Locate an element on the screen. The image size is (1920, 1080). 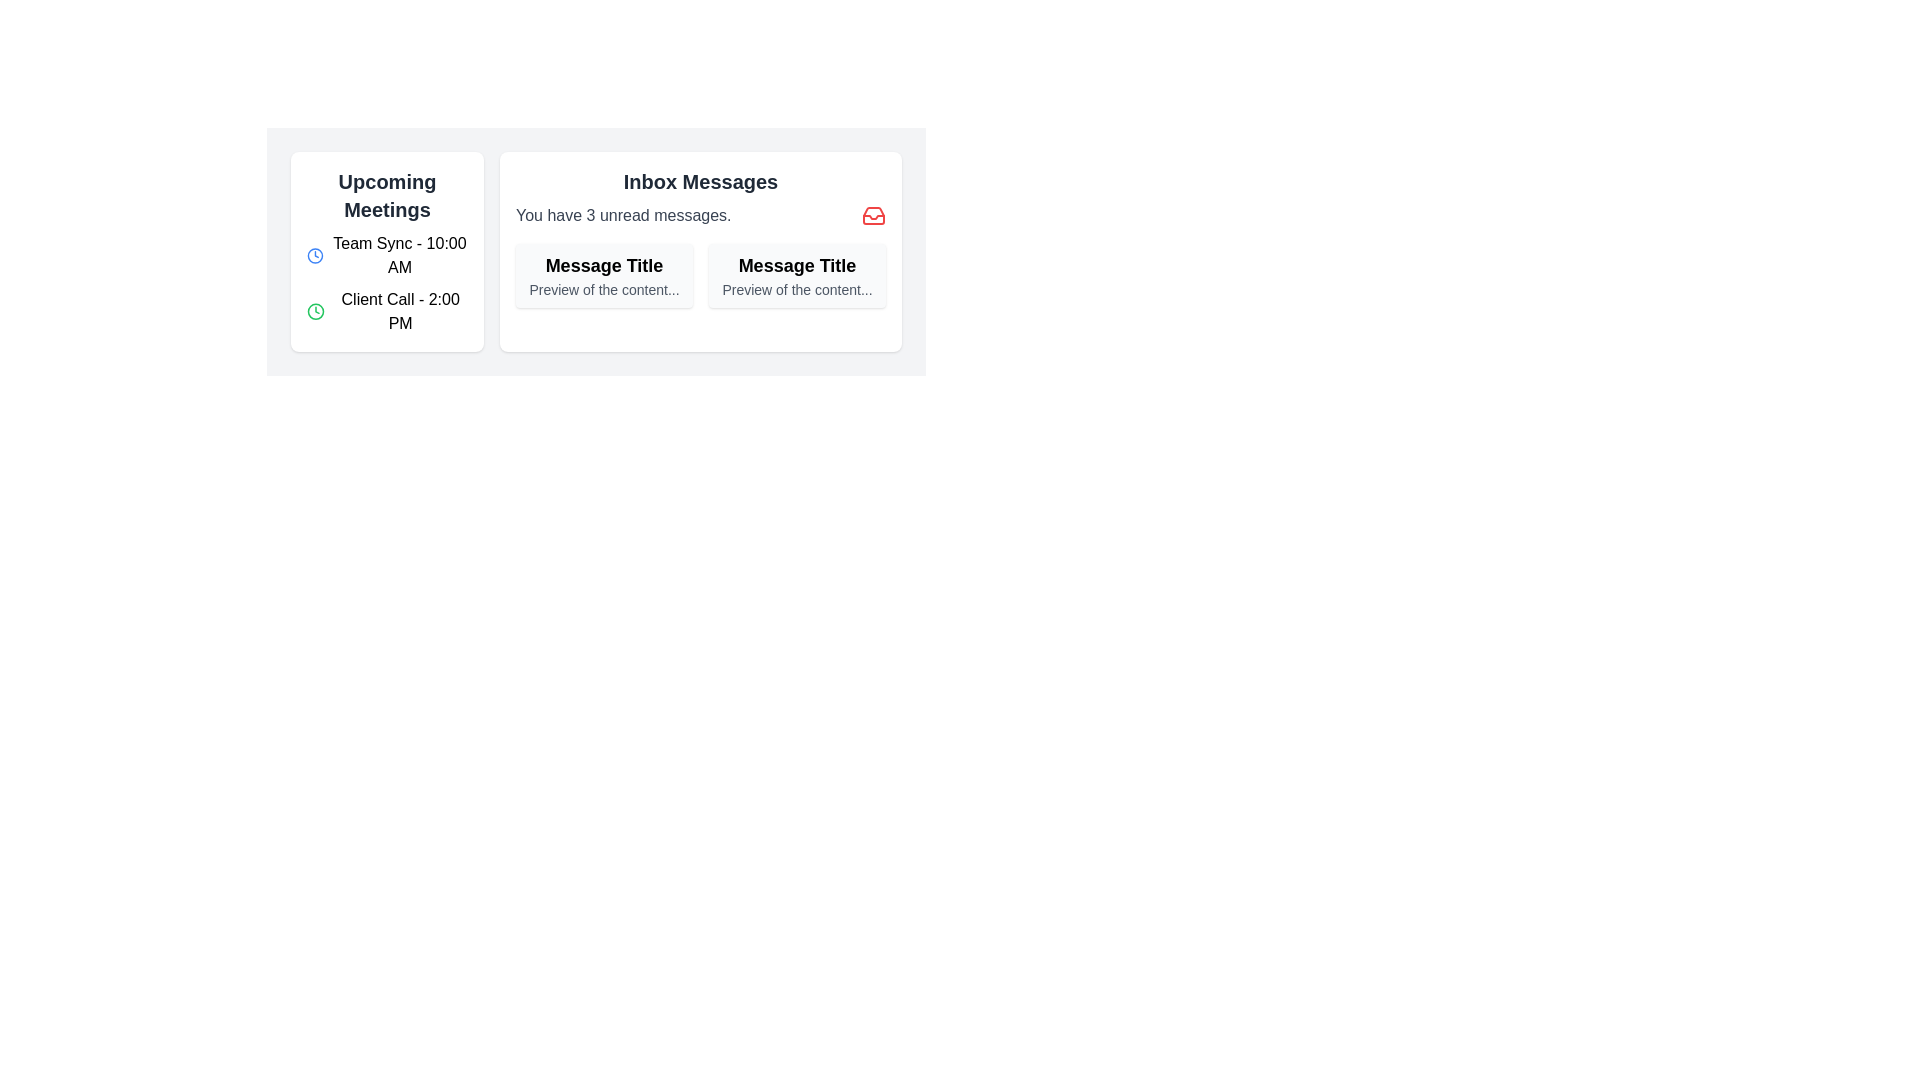
the text-label element that displays 'You have 3 unread messages.' in the Inbox Messages section to read the notification text is located at coordinates (700, 216).